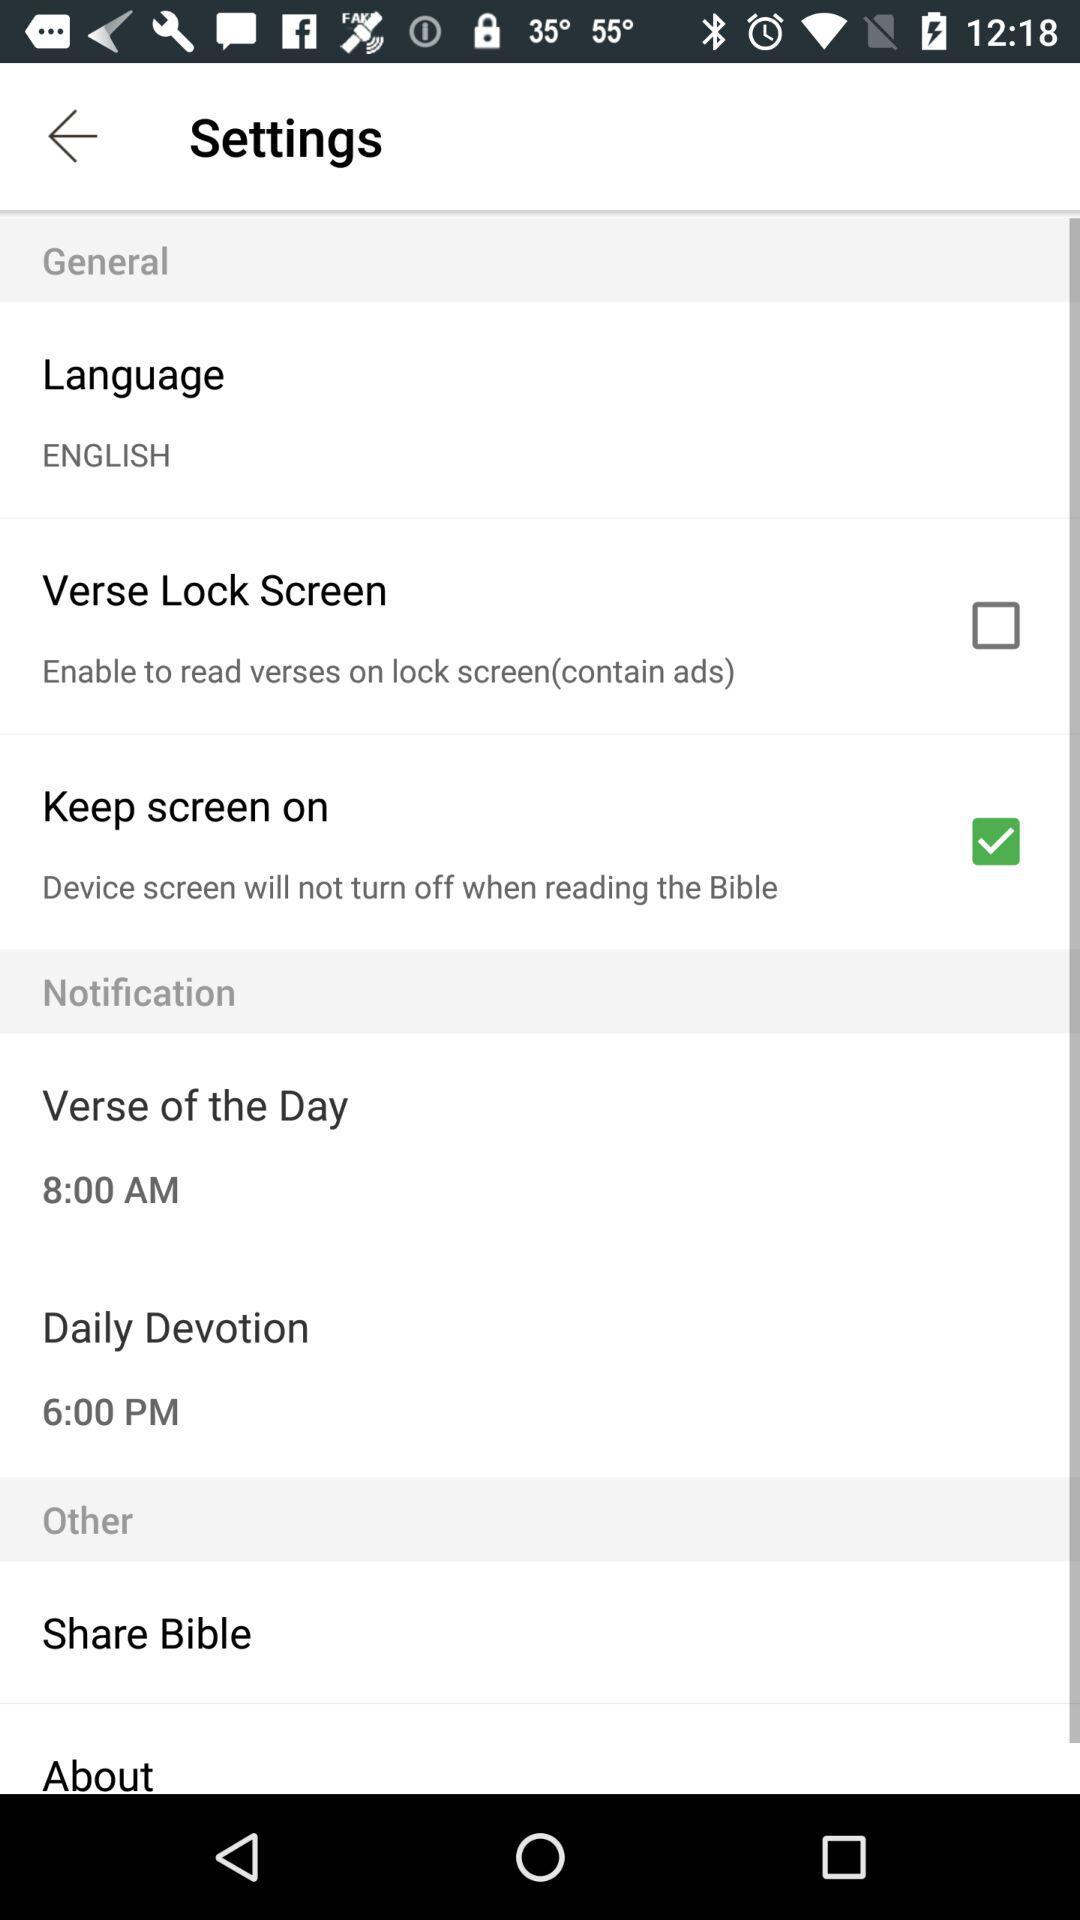 Image resolution: width=1080 pixels, height=1920 pixels. I want to click on keep screen on option, so click(995, 841).